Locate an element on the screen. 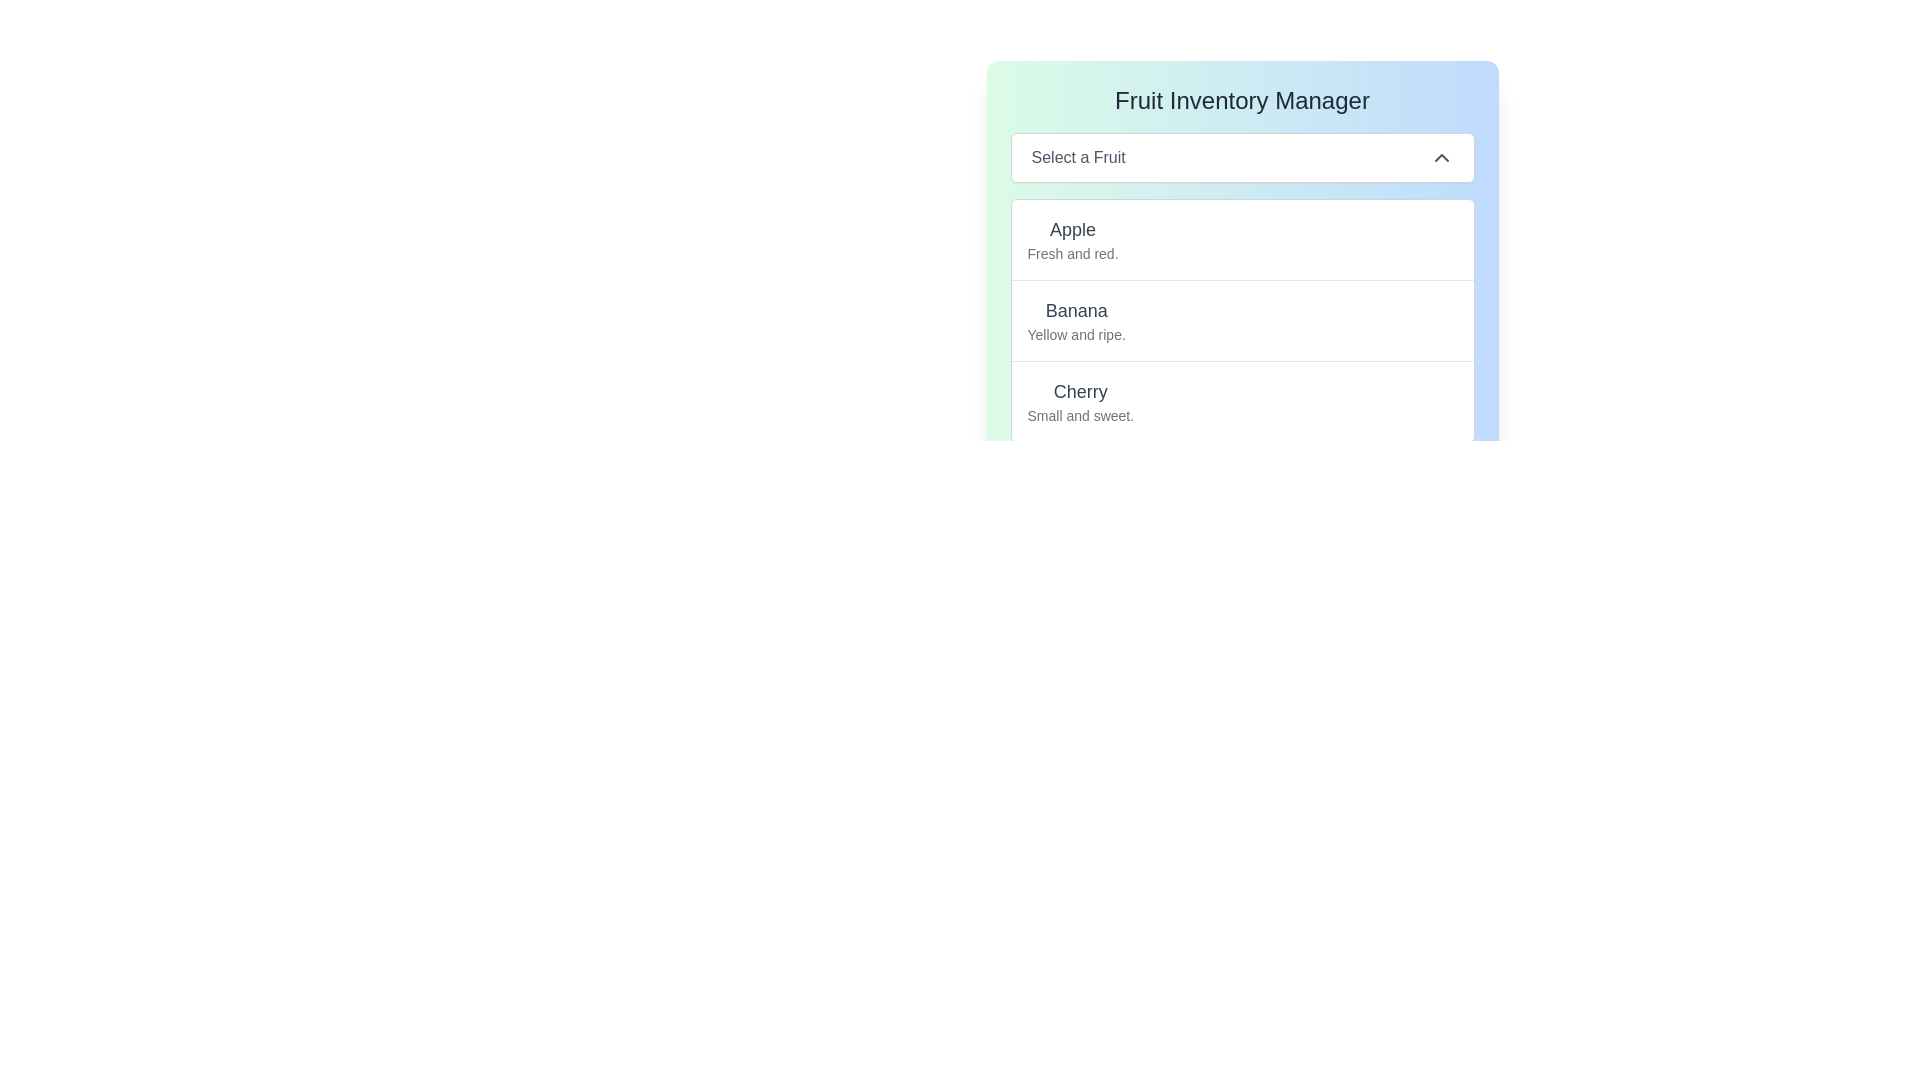 This screenshot has height=1080, width=1920. the Dropdown menu labeled 'Select a Fruit' in the 'Fruit Inventory Manager' section is located at coordinates (1241, 157).